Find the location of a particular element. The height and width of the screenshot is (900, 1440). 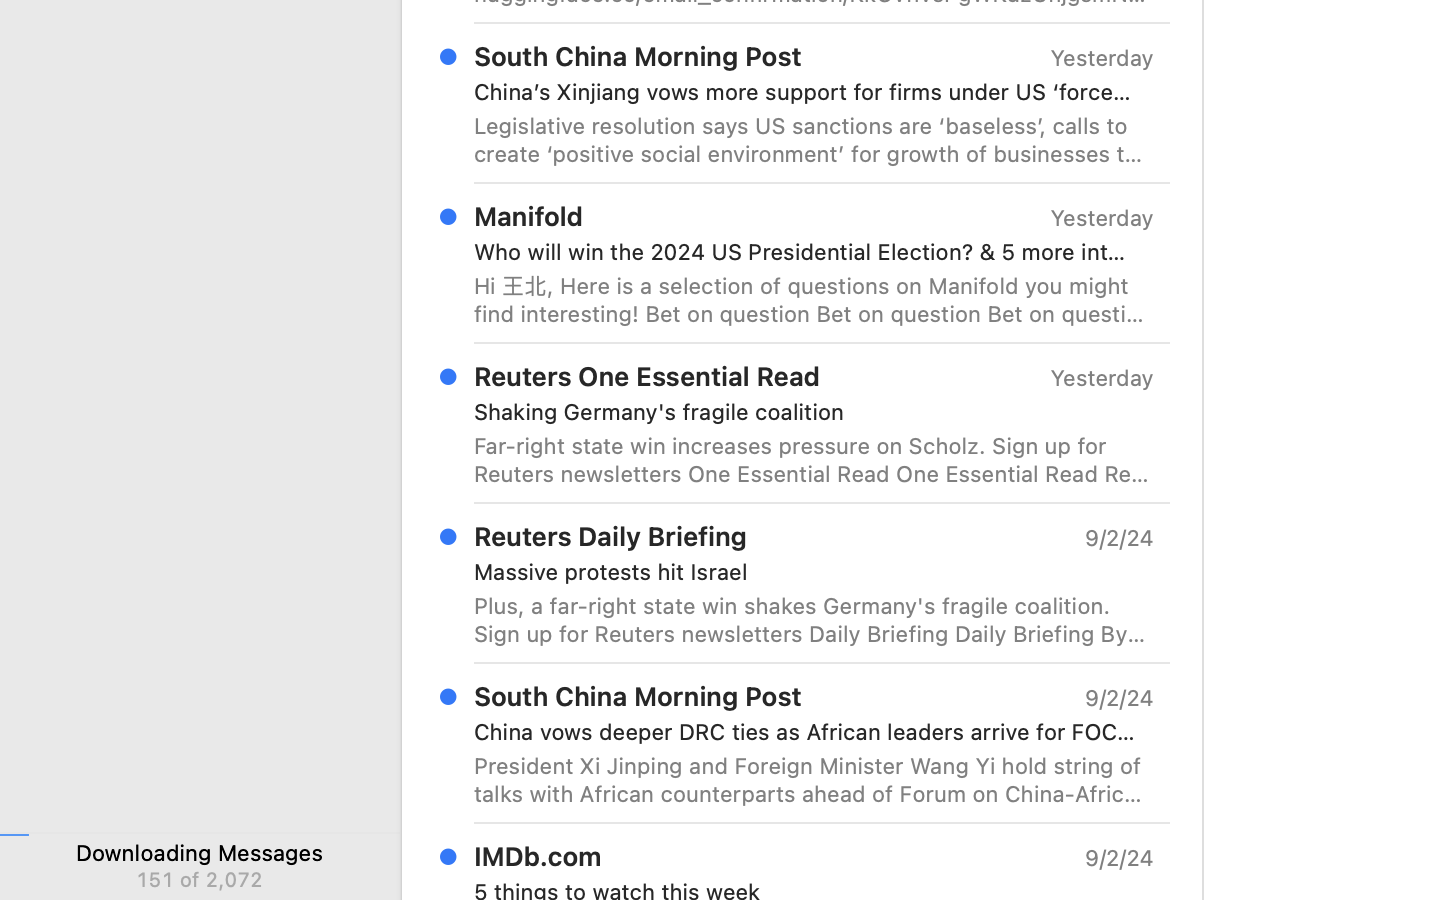

'Shaking Germany' is located at coordinates (805, 412).